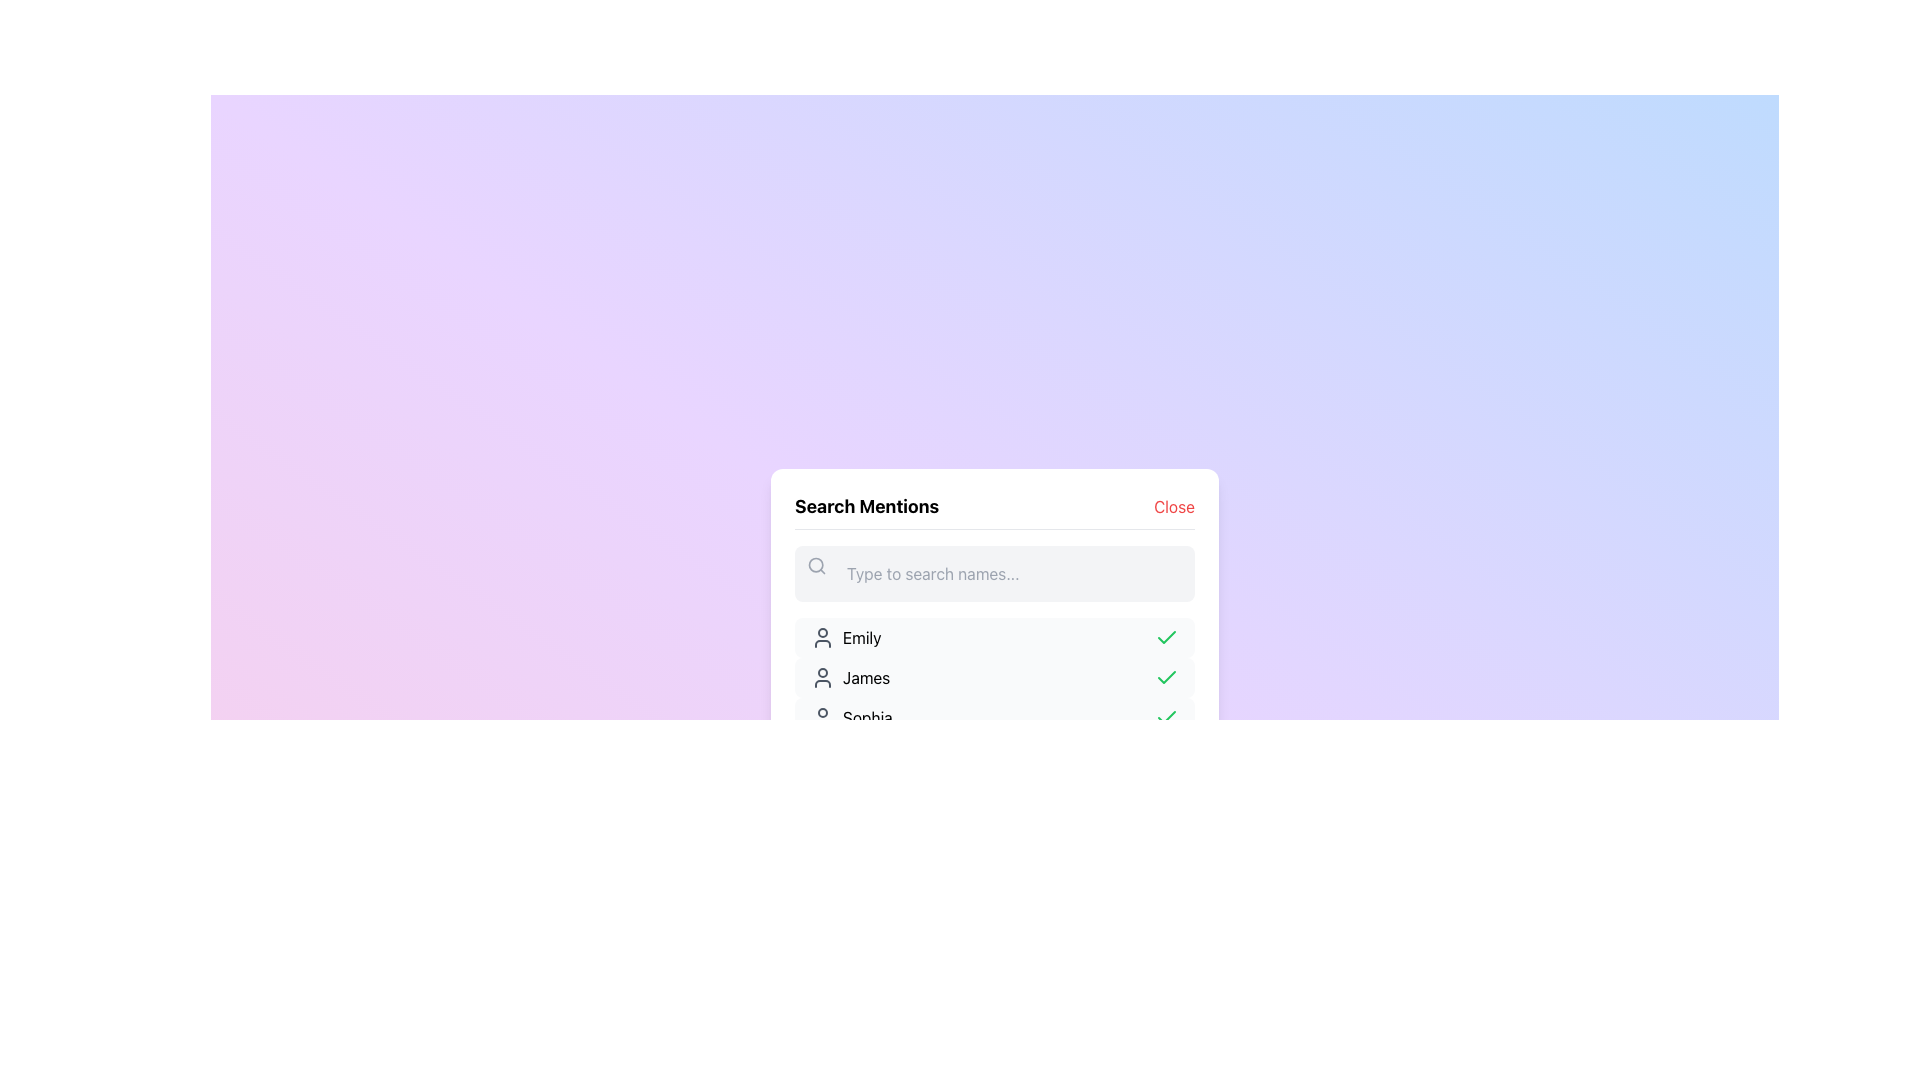 Image resolution: width=1920 pixels, height=1080 pixels. I want to click on the Text Label that serves as a heading for the section to check if tooltips appear, so click(867, 505).